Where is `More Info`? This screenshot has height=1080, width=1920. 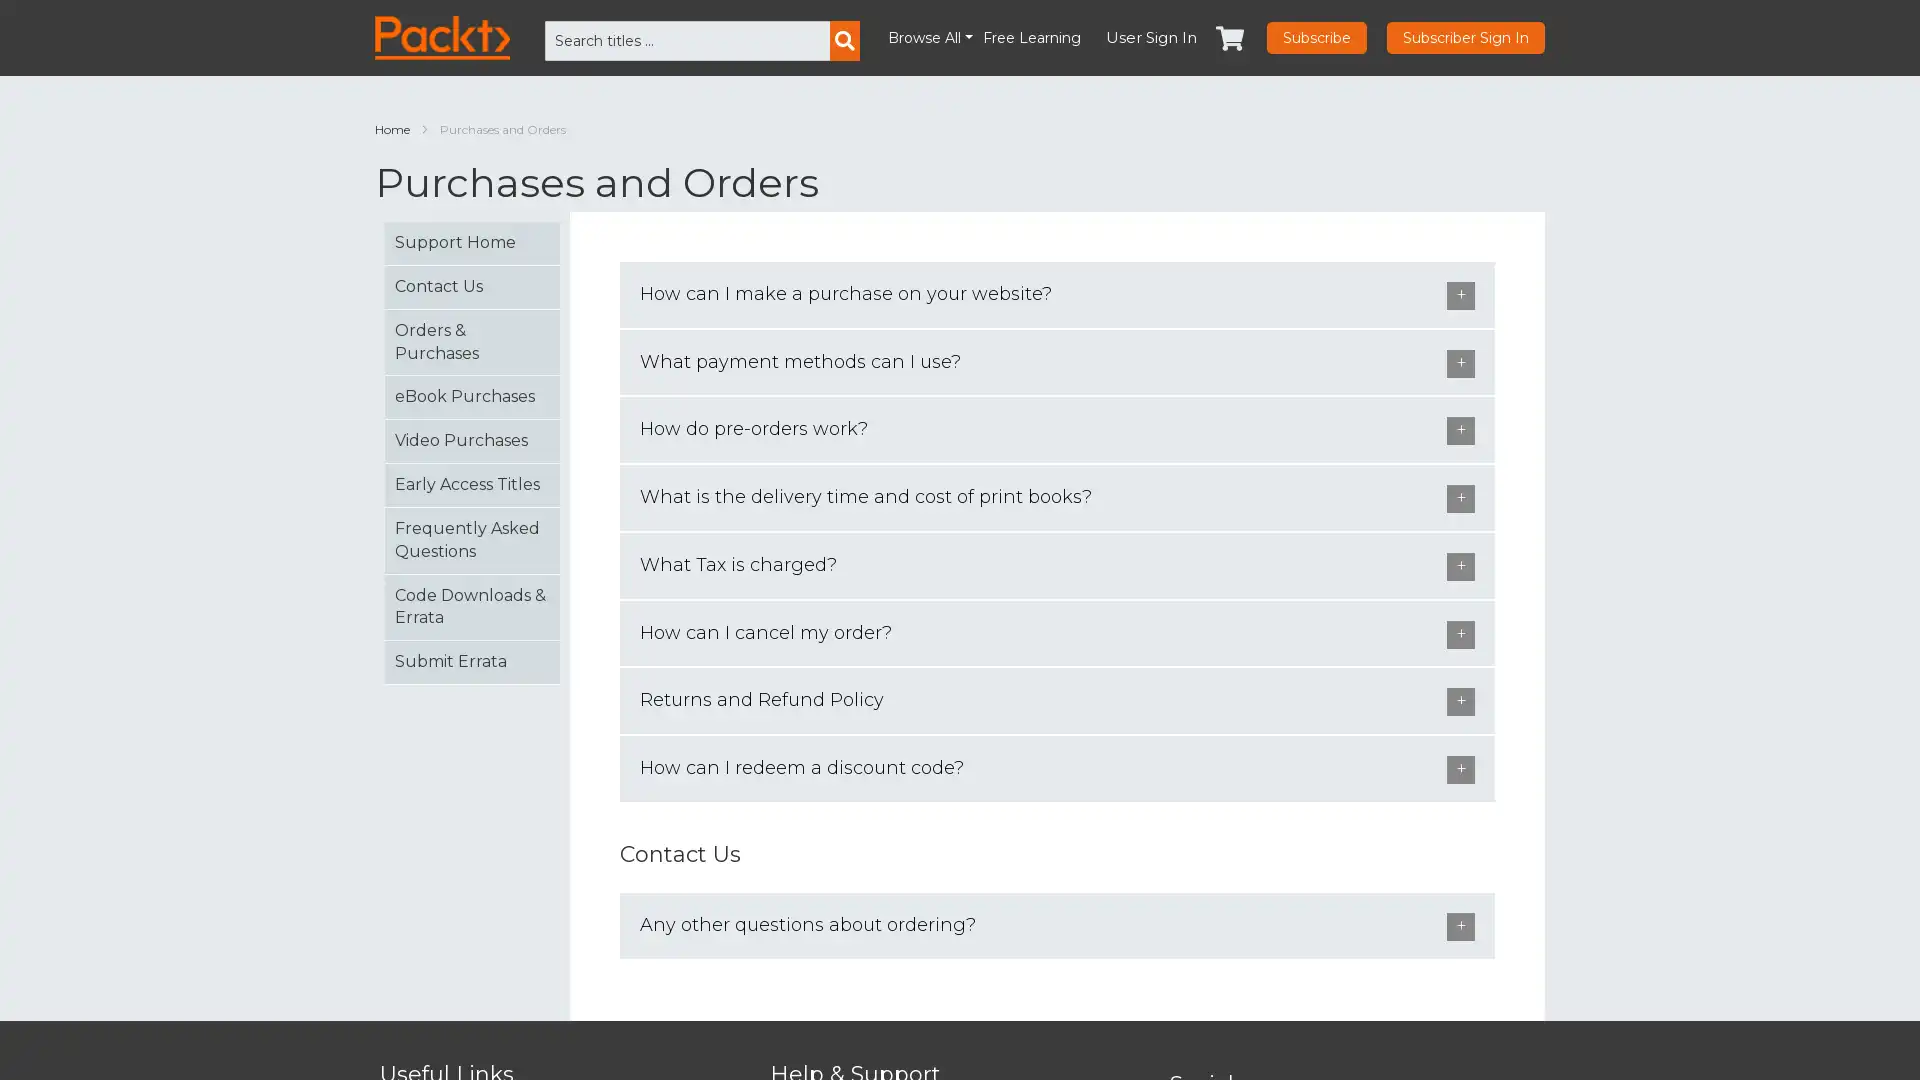
More Info is located at coordinates (1635, 1037).